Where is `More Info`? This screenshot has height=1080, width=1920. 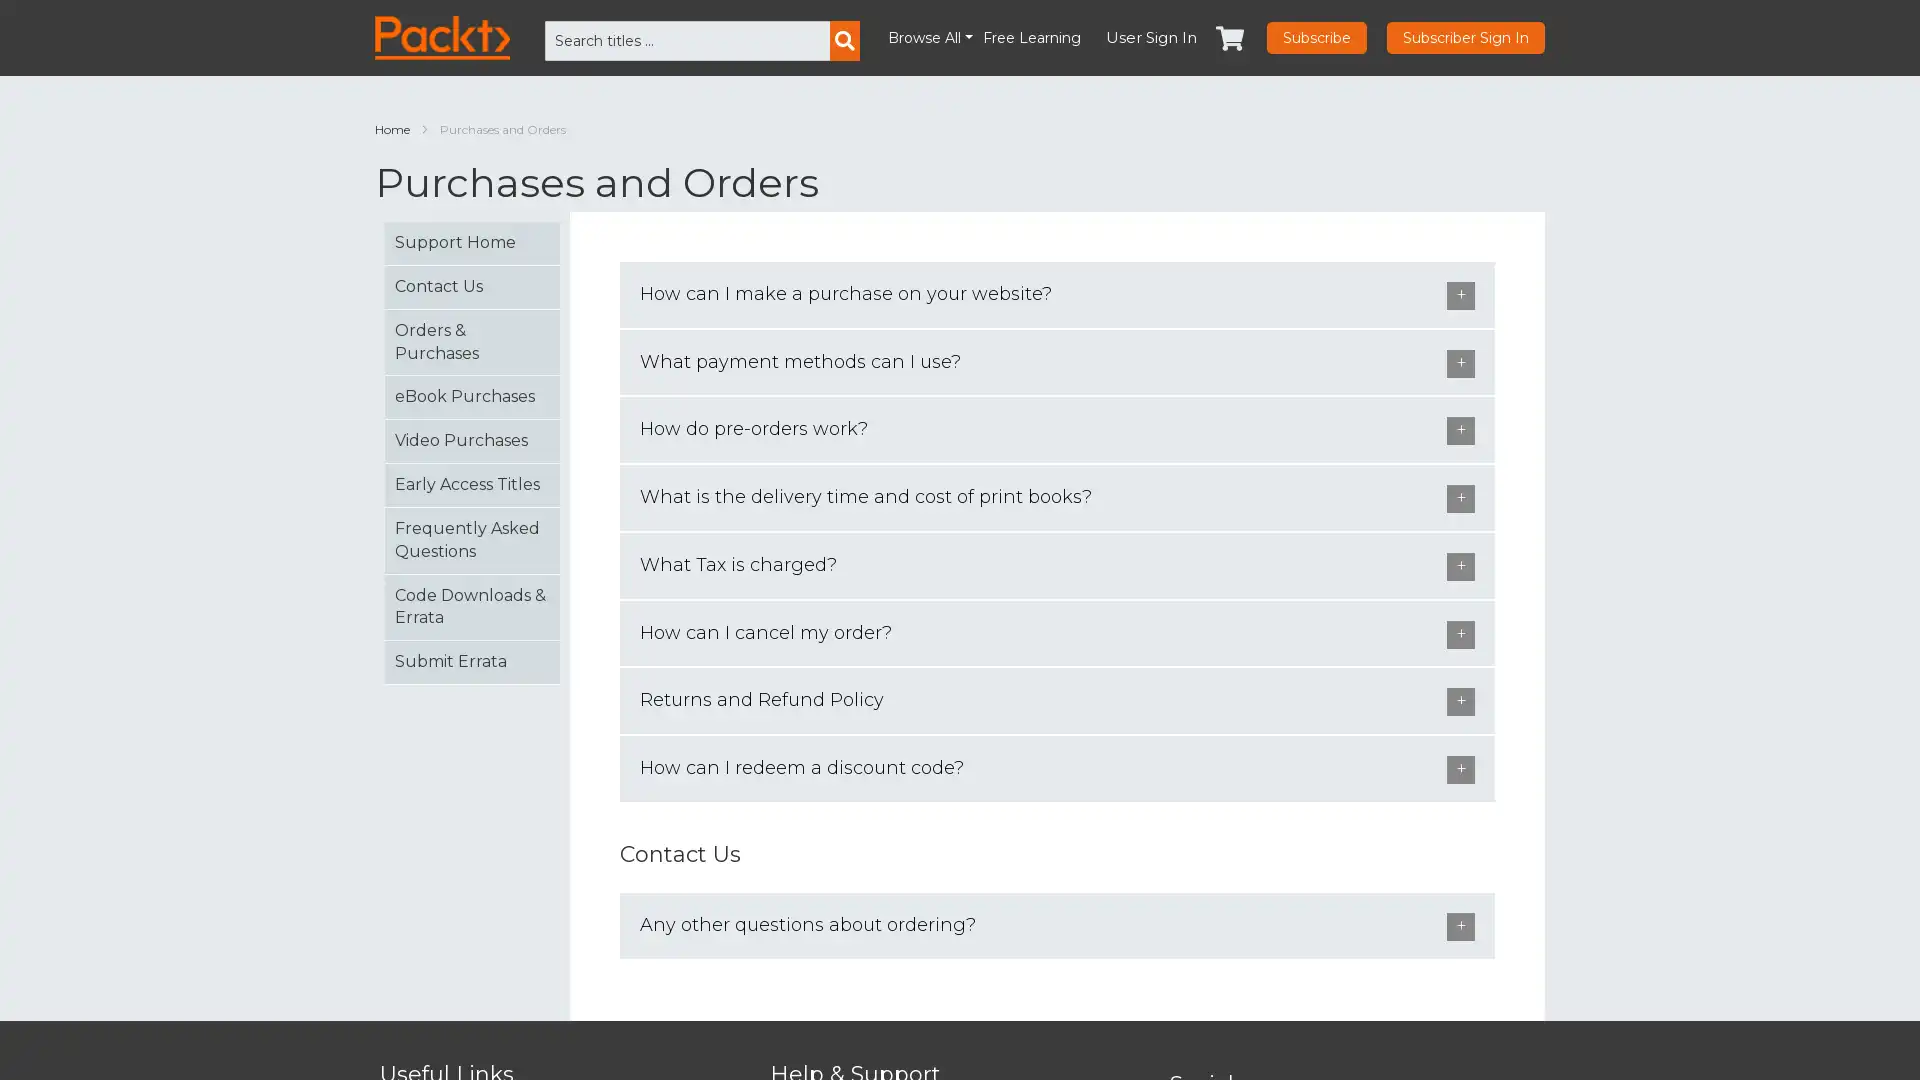
More Info is located at coordinates (1635, 1037).